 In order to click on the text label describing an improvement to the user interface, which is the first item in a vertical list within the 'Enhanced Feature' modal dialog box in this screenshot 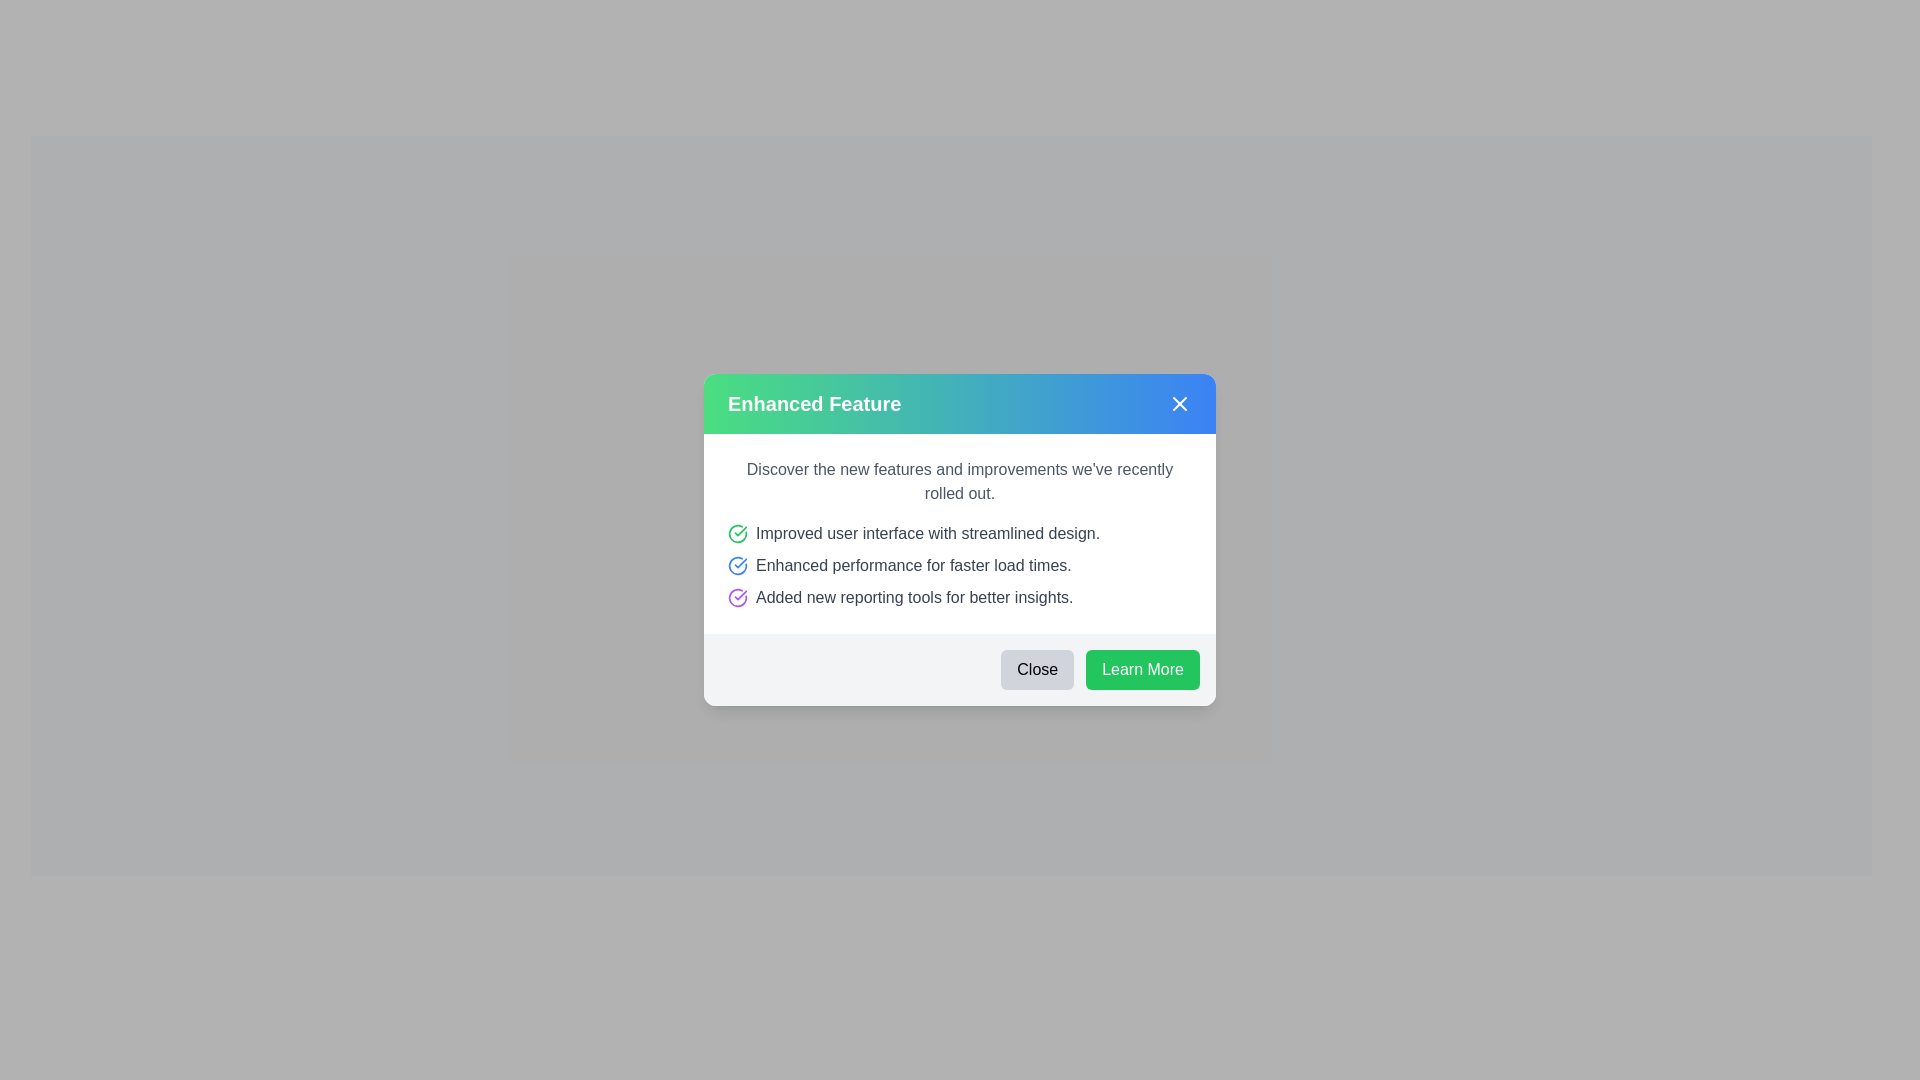, I will do `click(927, 532)`.